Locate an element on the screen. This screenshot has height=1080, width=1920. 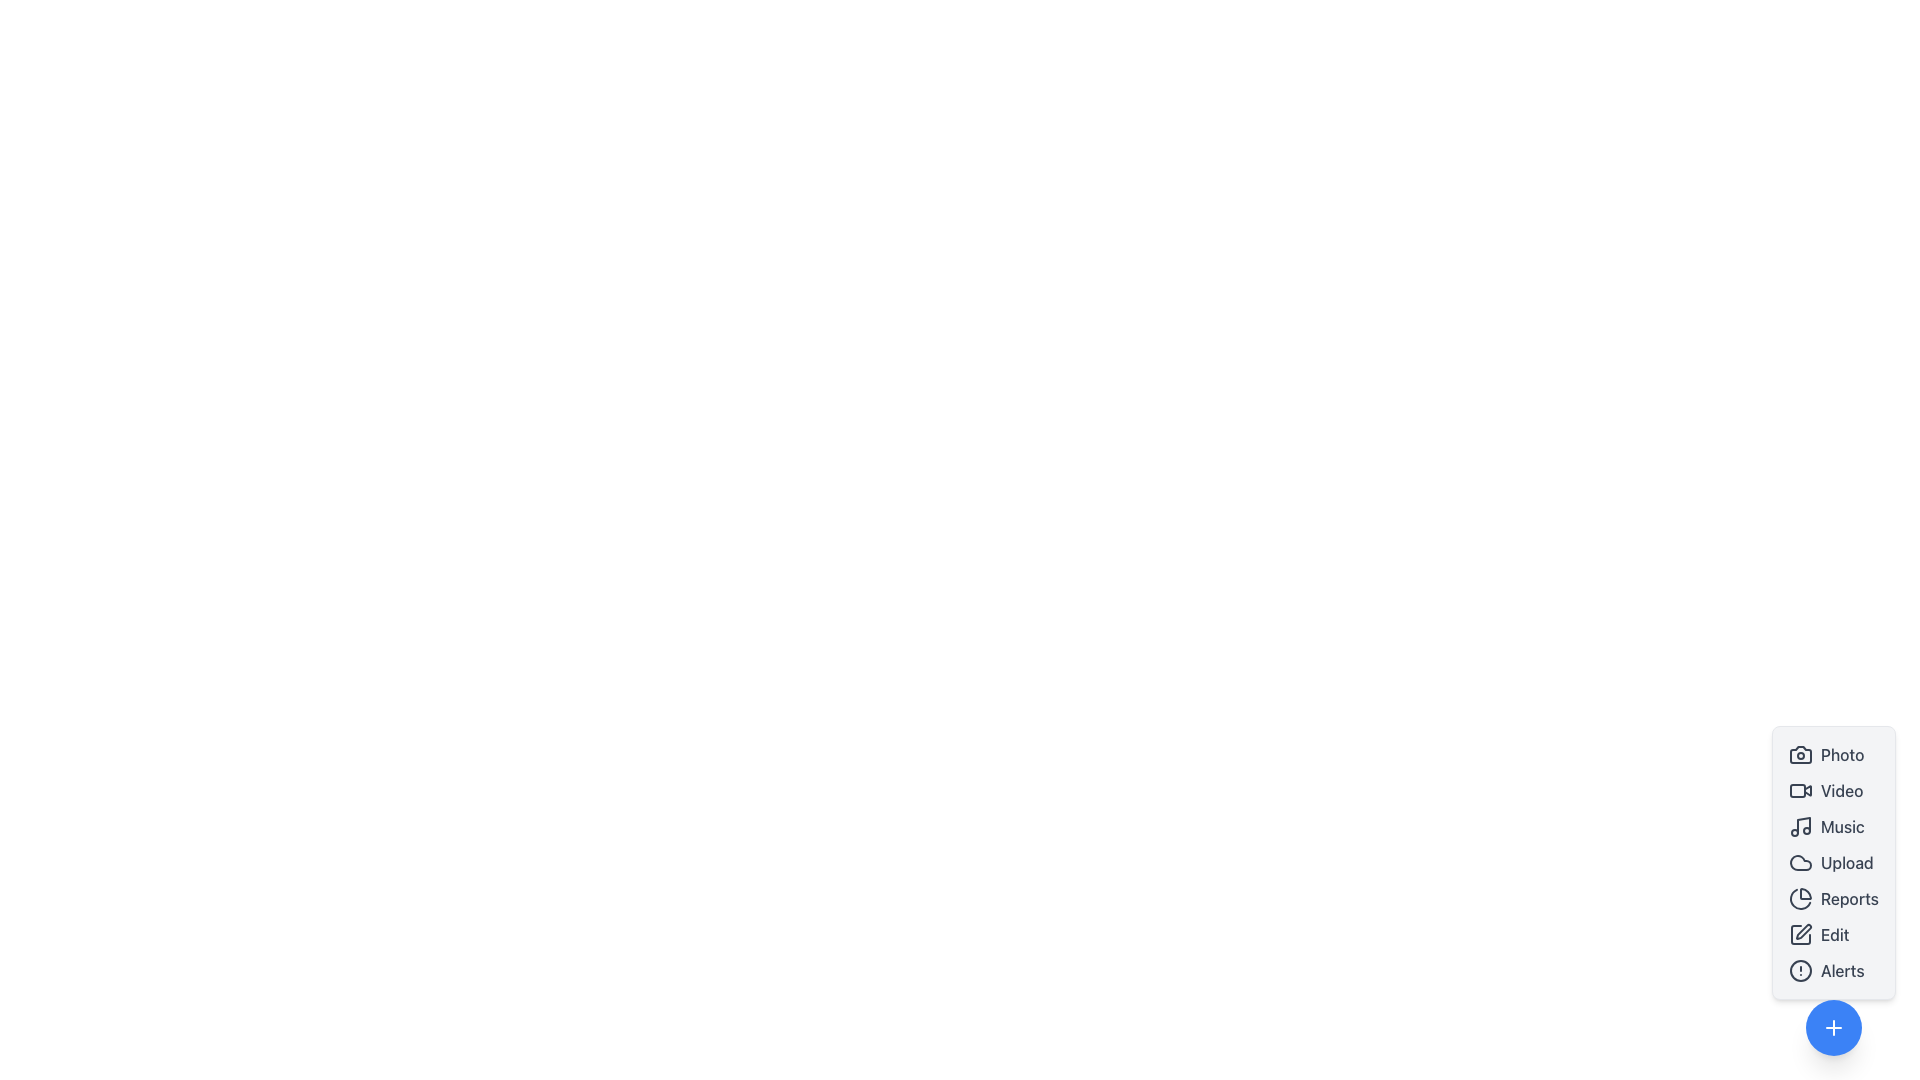
the 'Upload' button, which features a cloud-shaped icon and changes color from gray to purple on hover, positioned below the 'Music' button and above the 'Reports' button is located at coordinates (1831, 862).